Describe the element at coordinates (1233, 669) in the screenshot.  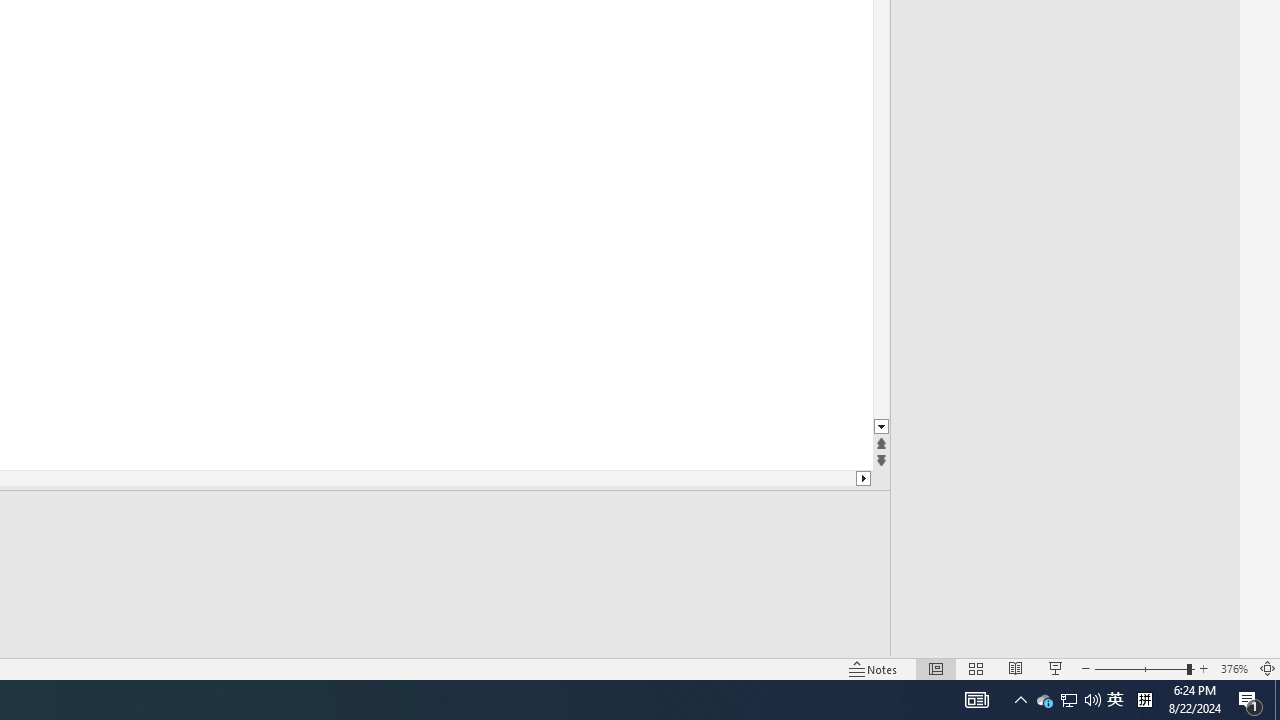
I see `'Zoom 376%'` at that location.